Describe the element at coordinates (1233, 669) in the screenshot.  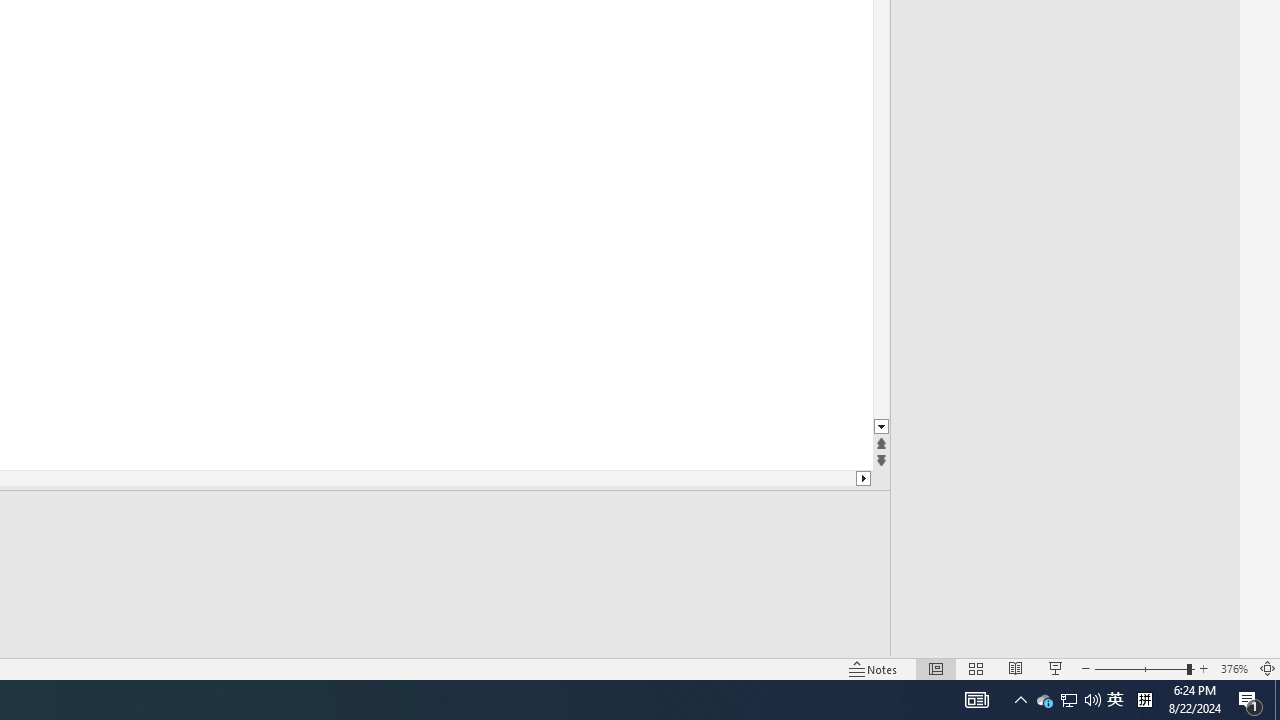
I see `'Zoom 376%'` at that location.